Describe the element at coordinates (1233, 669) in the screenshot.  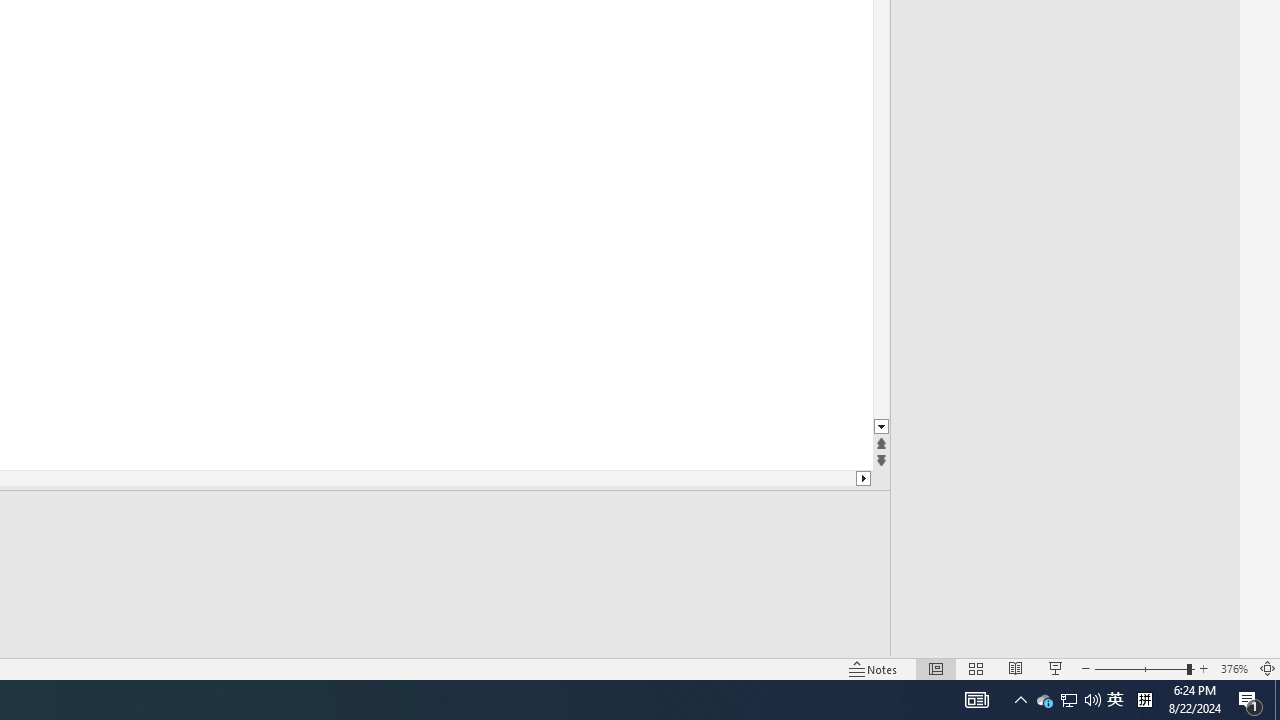
I see `'Zoom 376%'` at that location.